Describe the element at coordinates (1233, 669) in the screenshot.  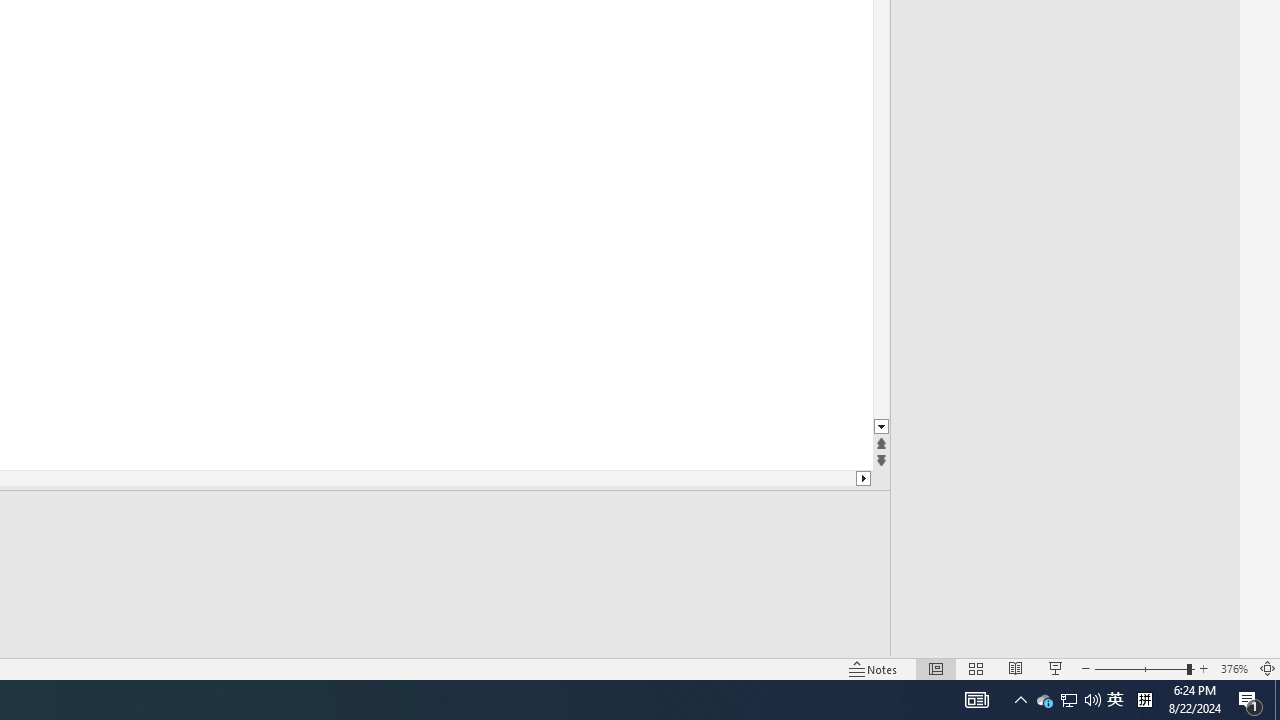
I see `'Zoom 376%'` at that location.